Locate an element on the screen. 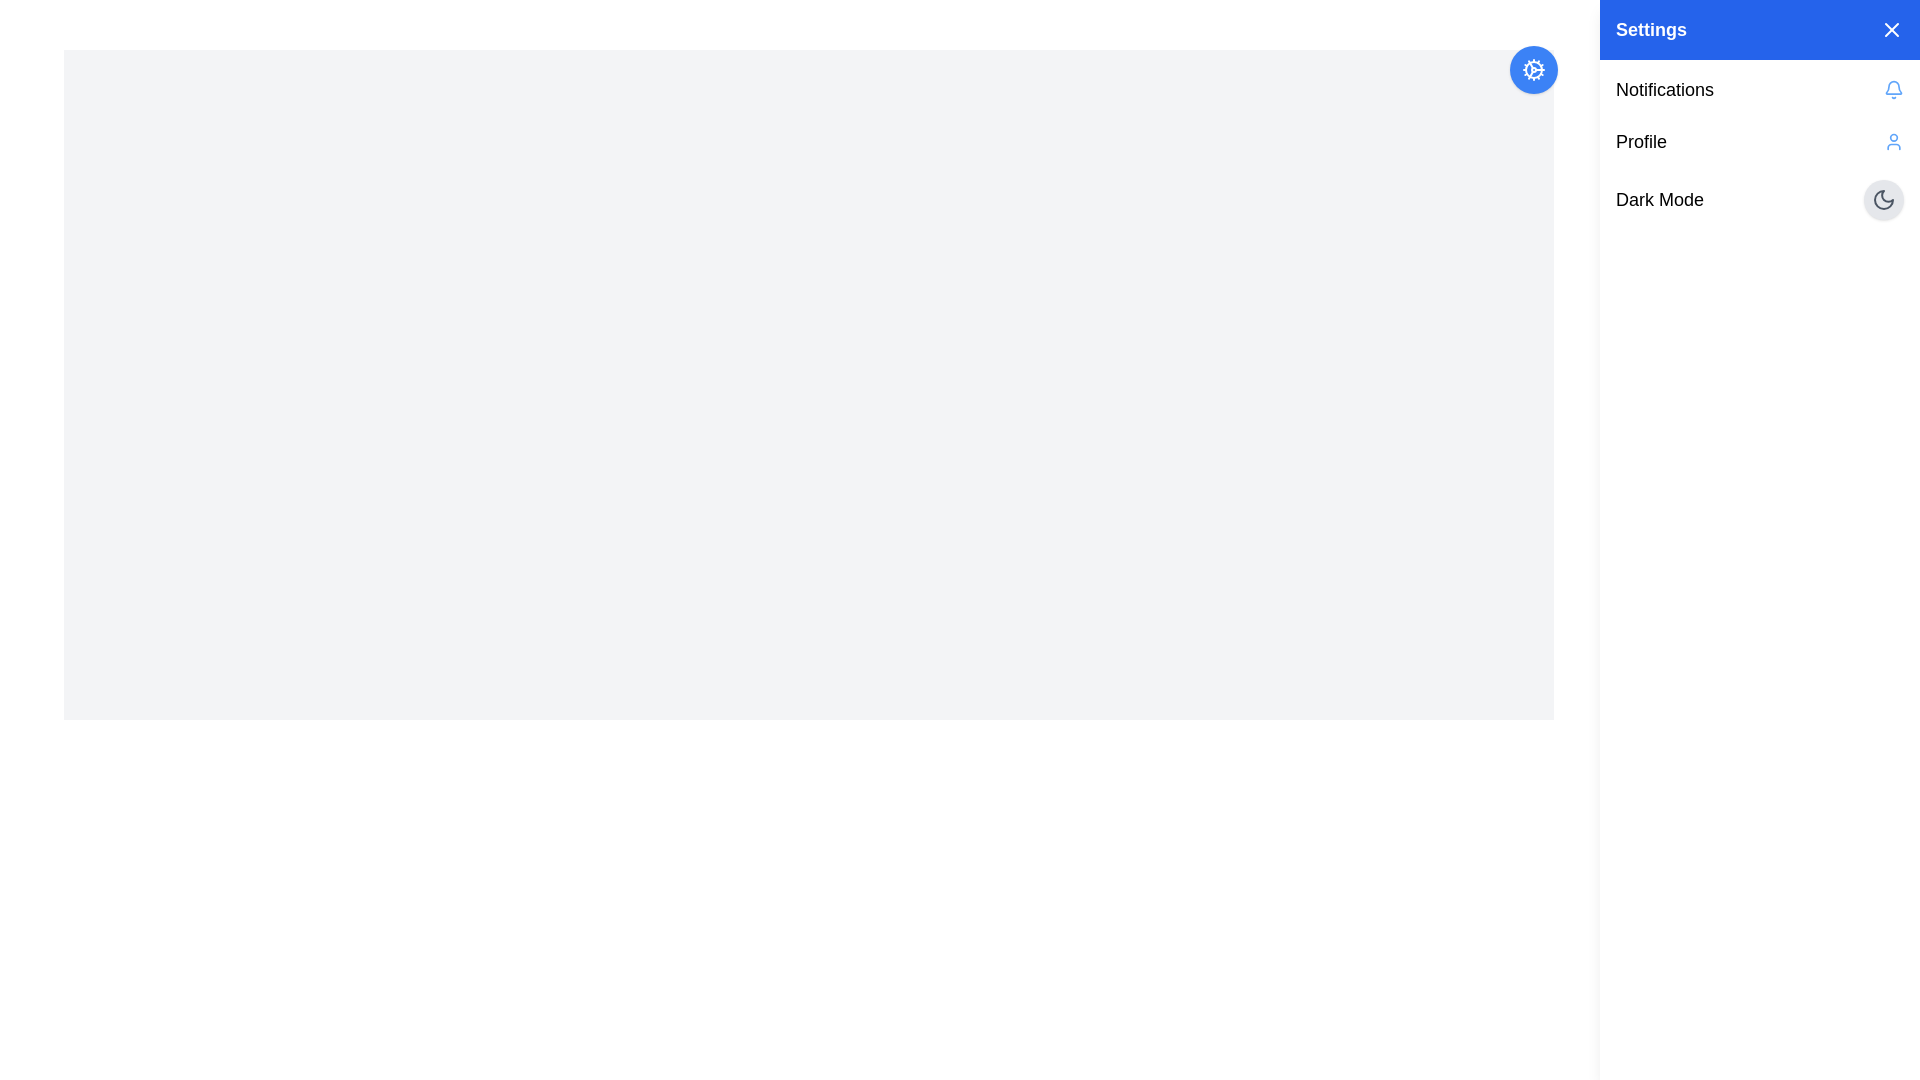 The width and height of the screenshot is (1920, 1080). the close button represented by a diagonal cross 'X' icon located at the top-right corner of the sidebar panel is located at coordinates (1890, 30).